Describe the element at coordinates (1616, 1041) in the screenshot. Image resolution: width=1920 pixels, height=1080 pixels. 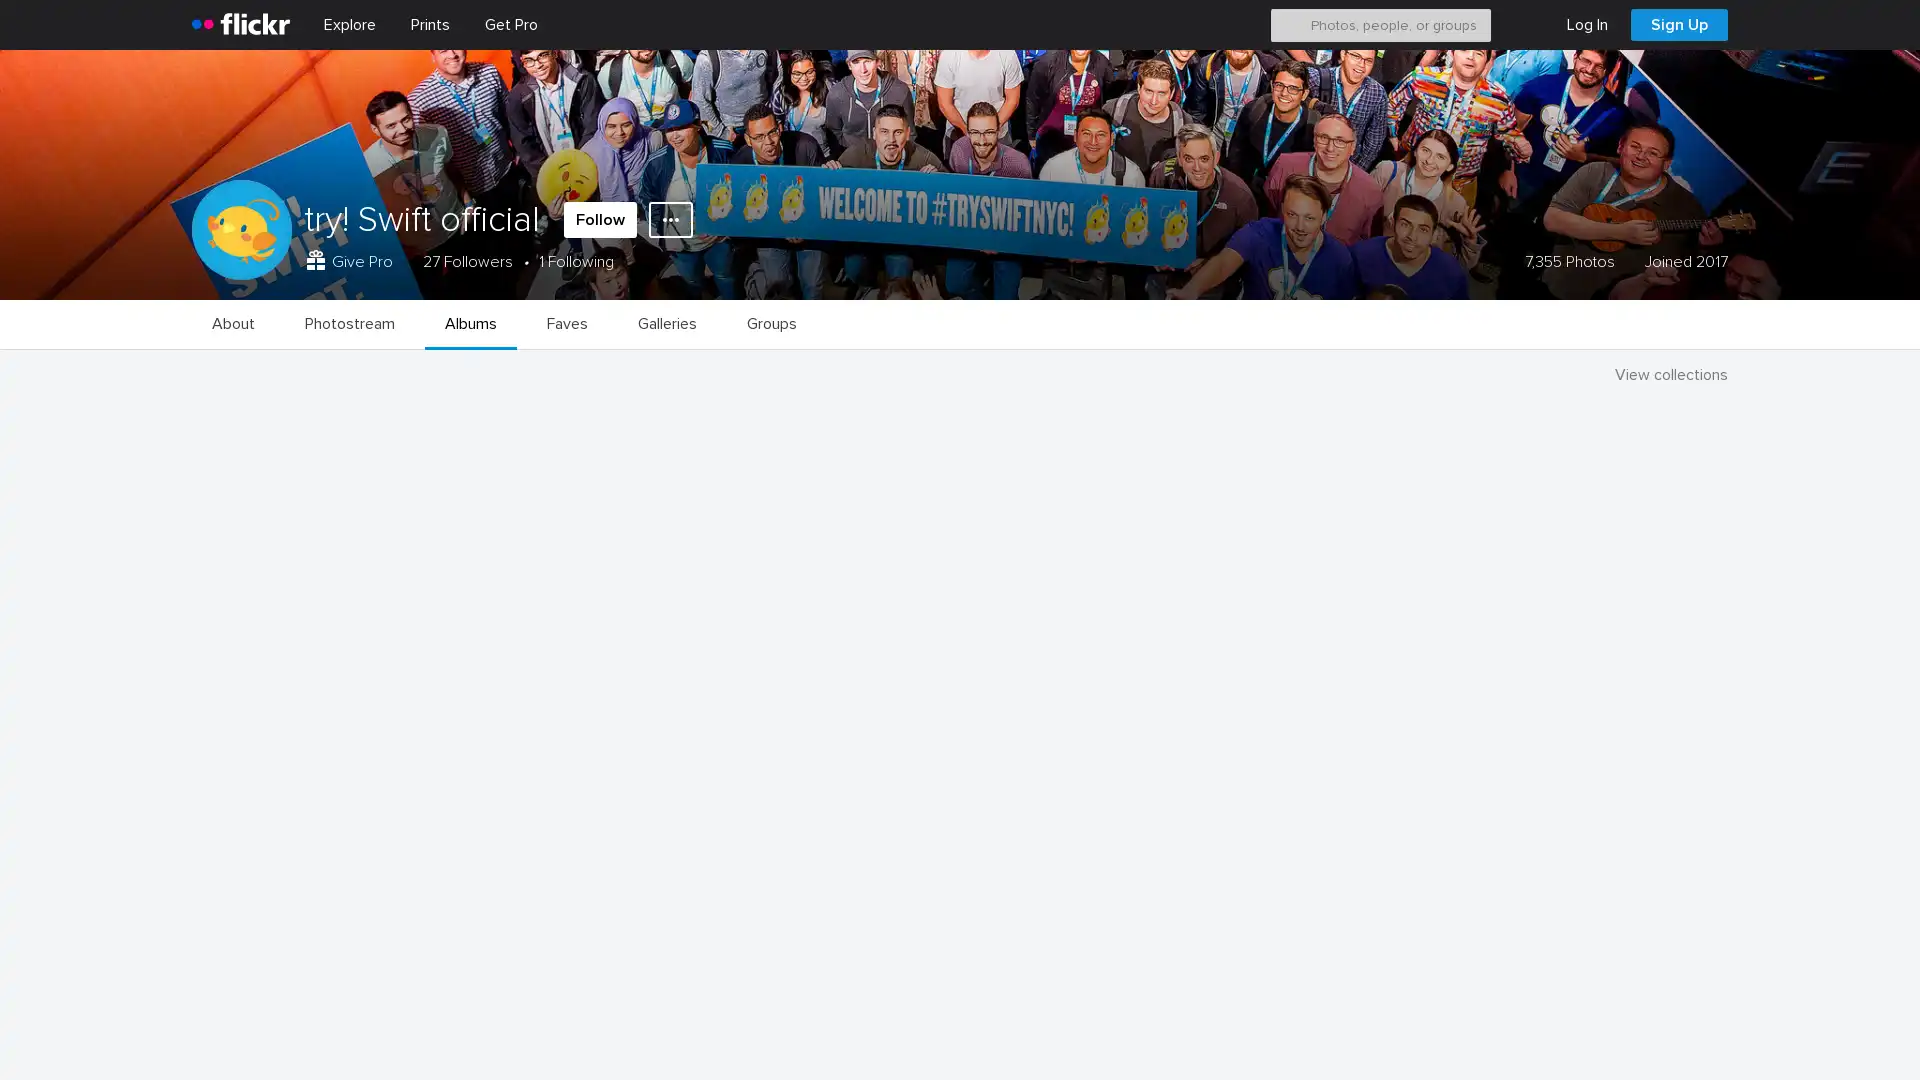
I see `Opt-out` at that location.